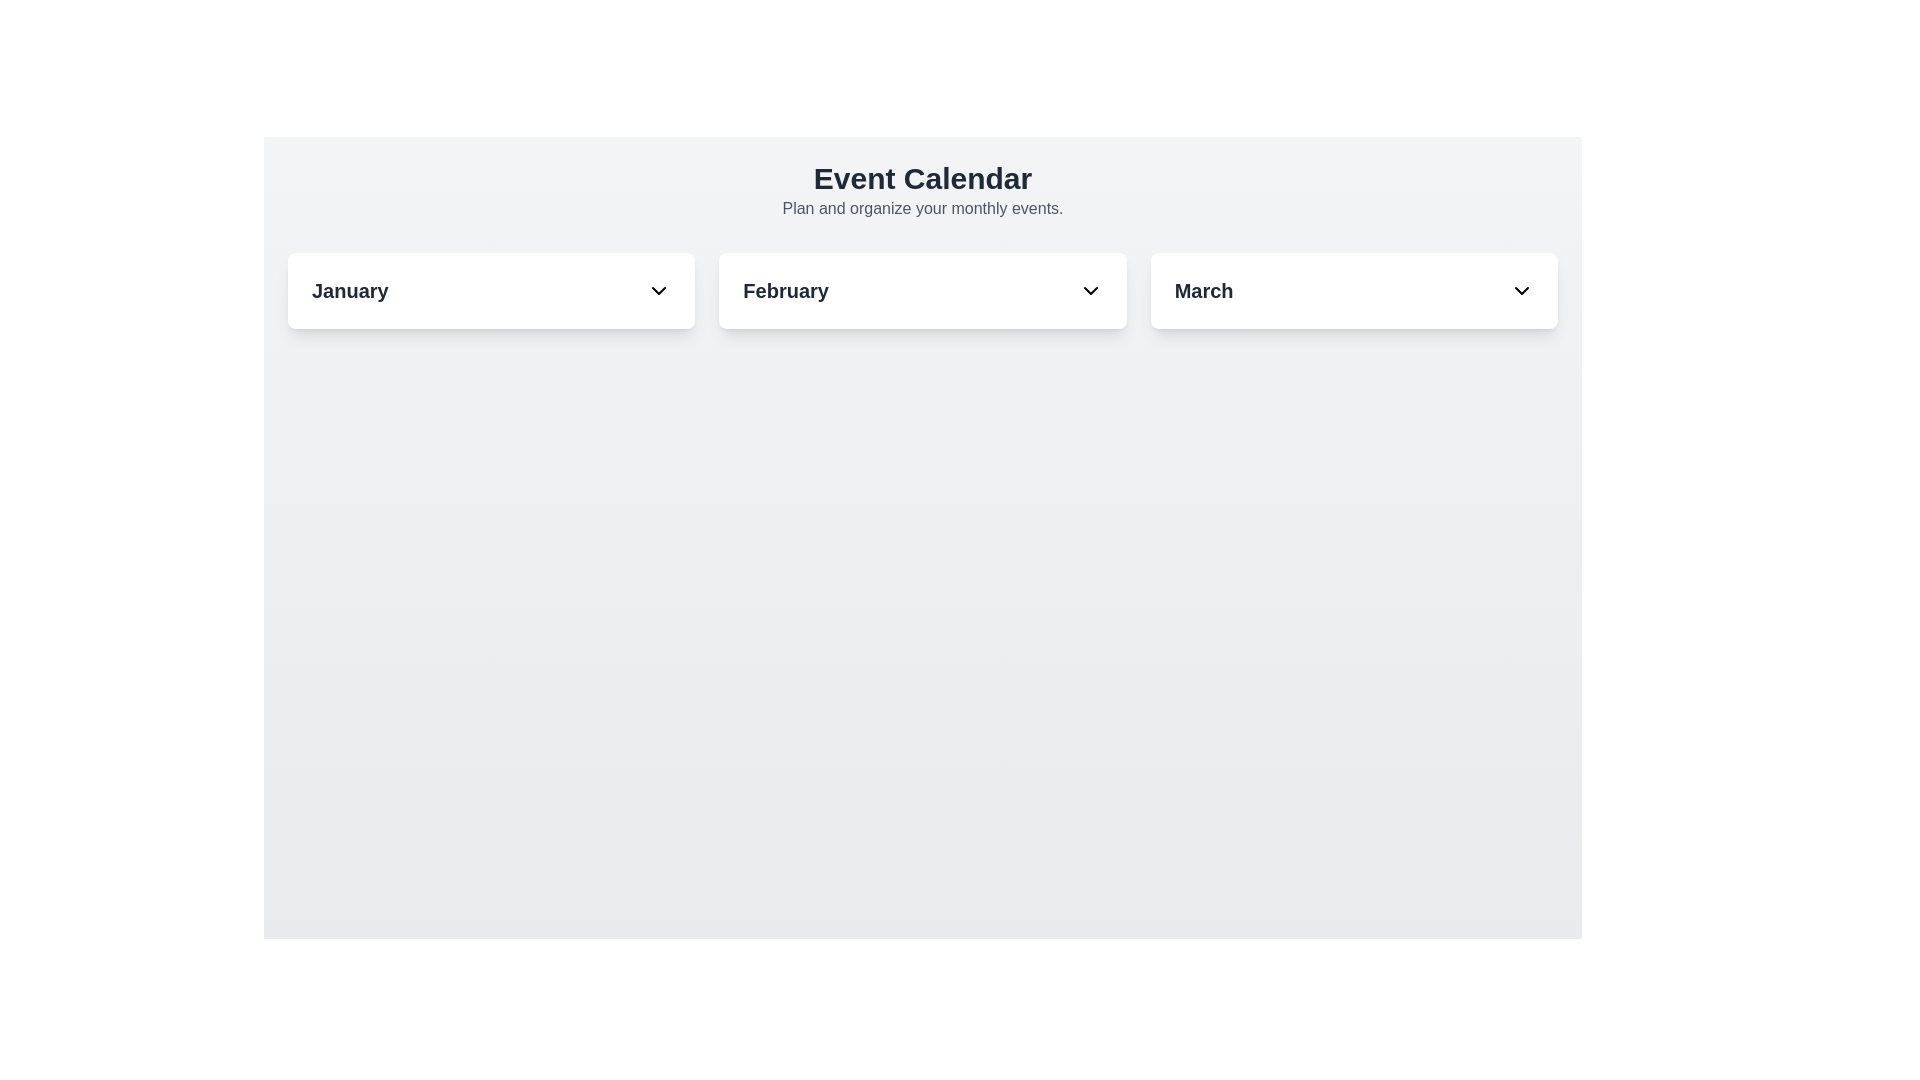  I want to click on the dropdown menu labeled 'February', so click(921, 290).